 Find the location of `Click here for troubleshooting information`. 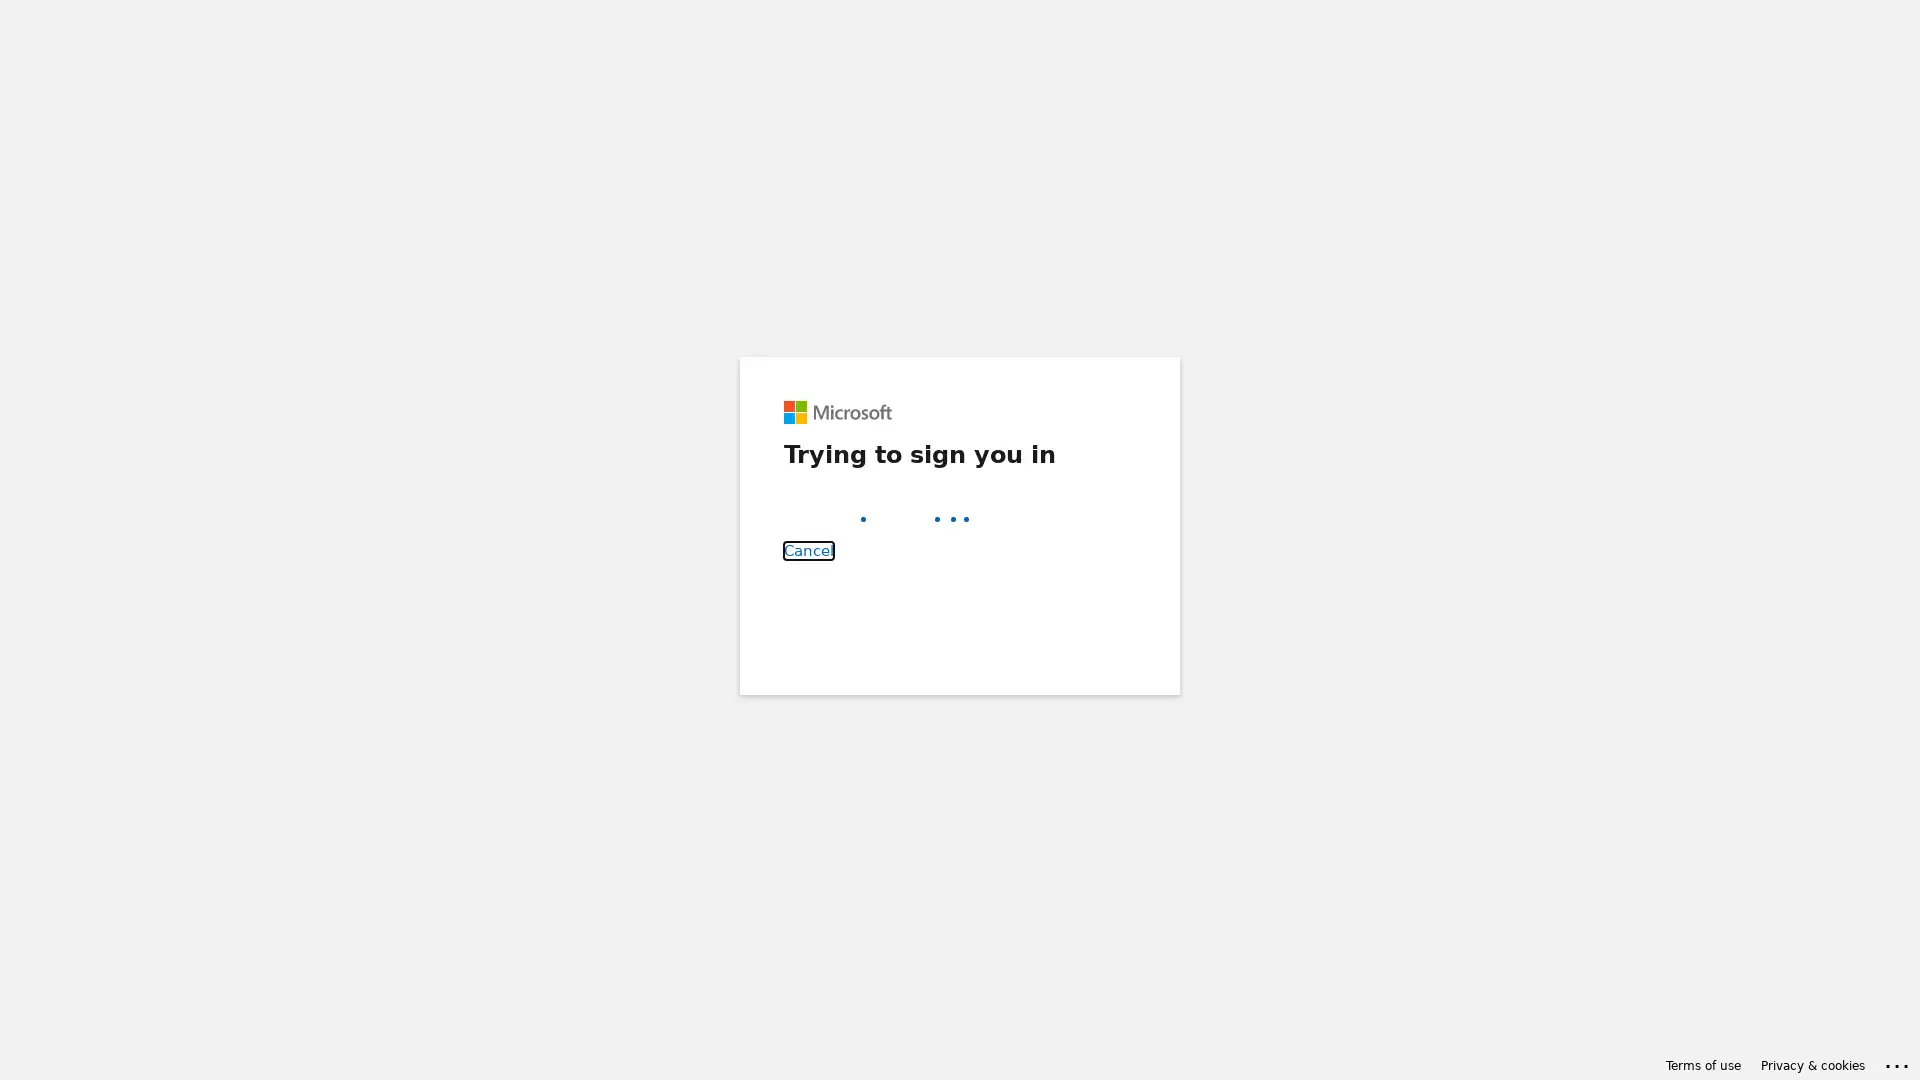

Click here for troubleshooting information is located at coordinates (1897, 1062).